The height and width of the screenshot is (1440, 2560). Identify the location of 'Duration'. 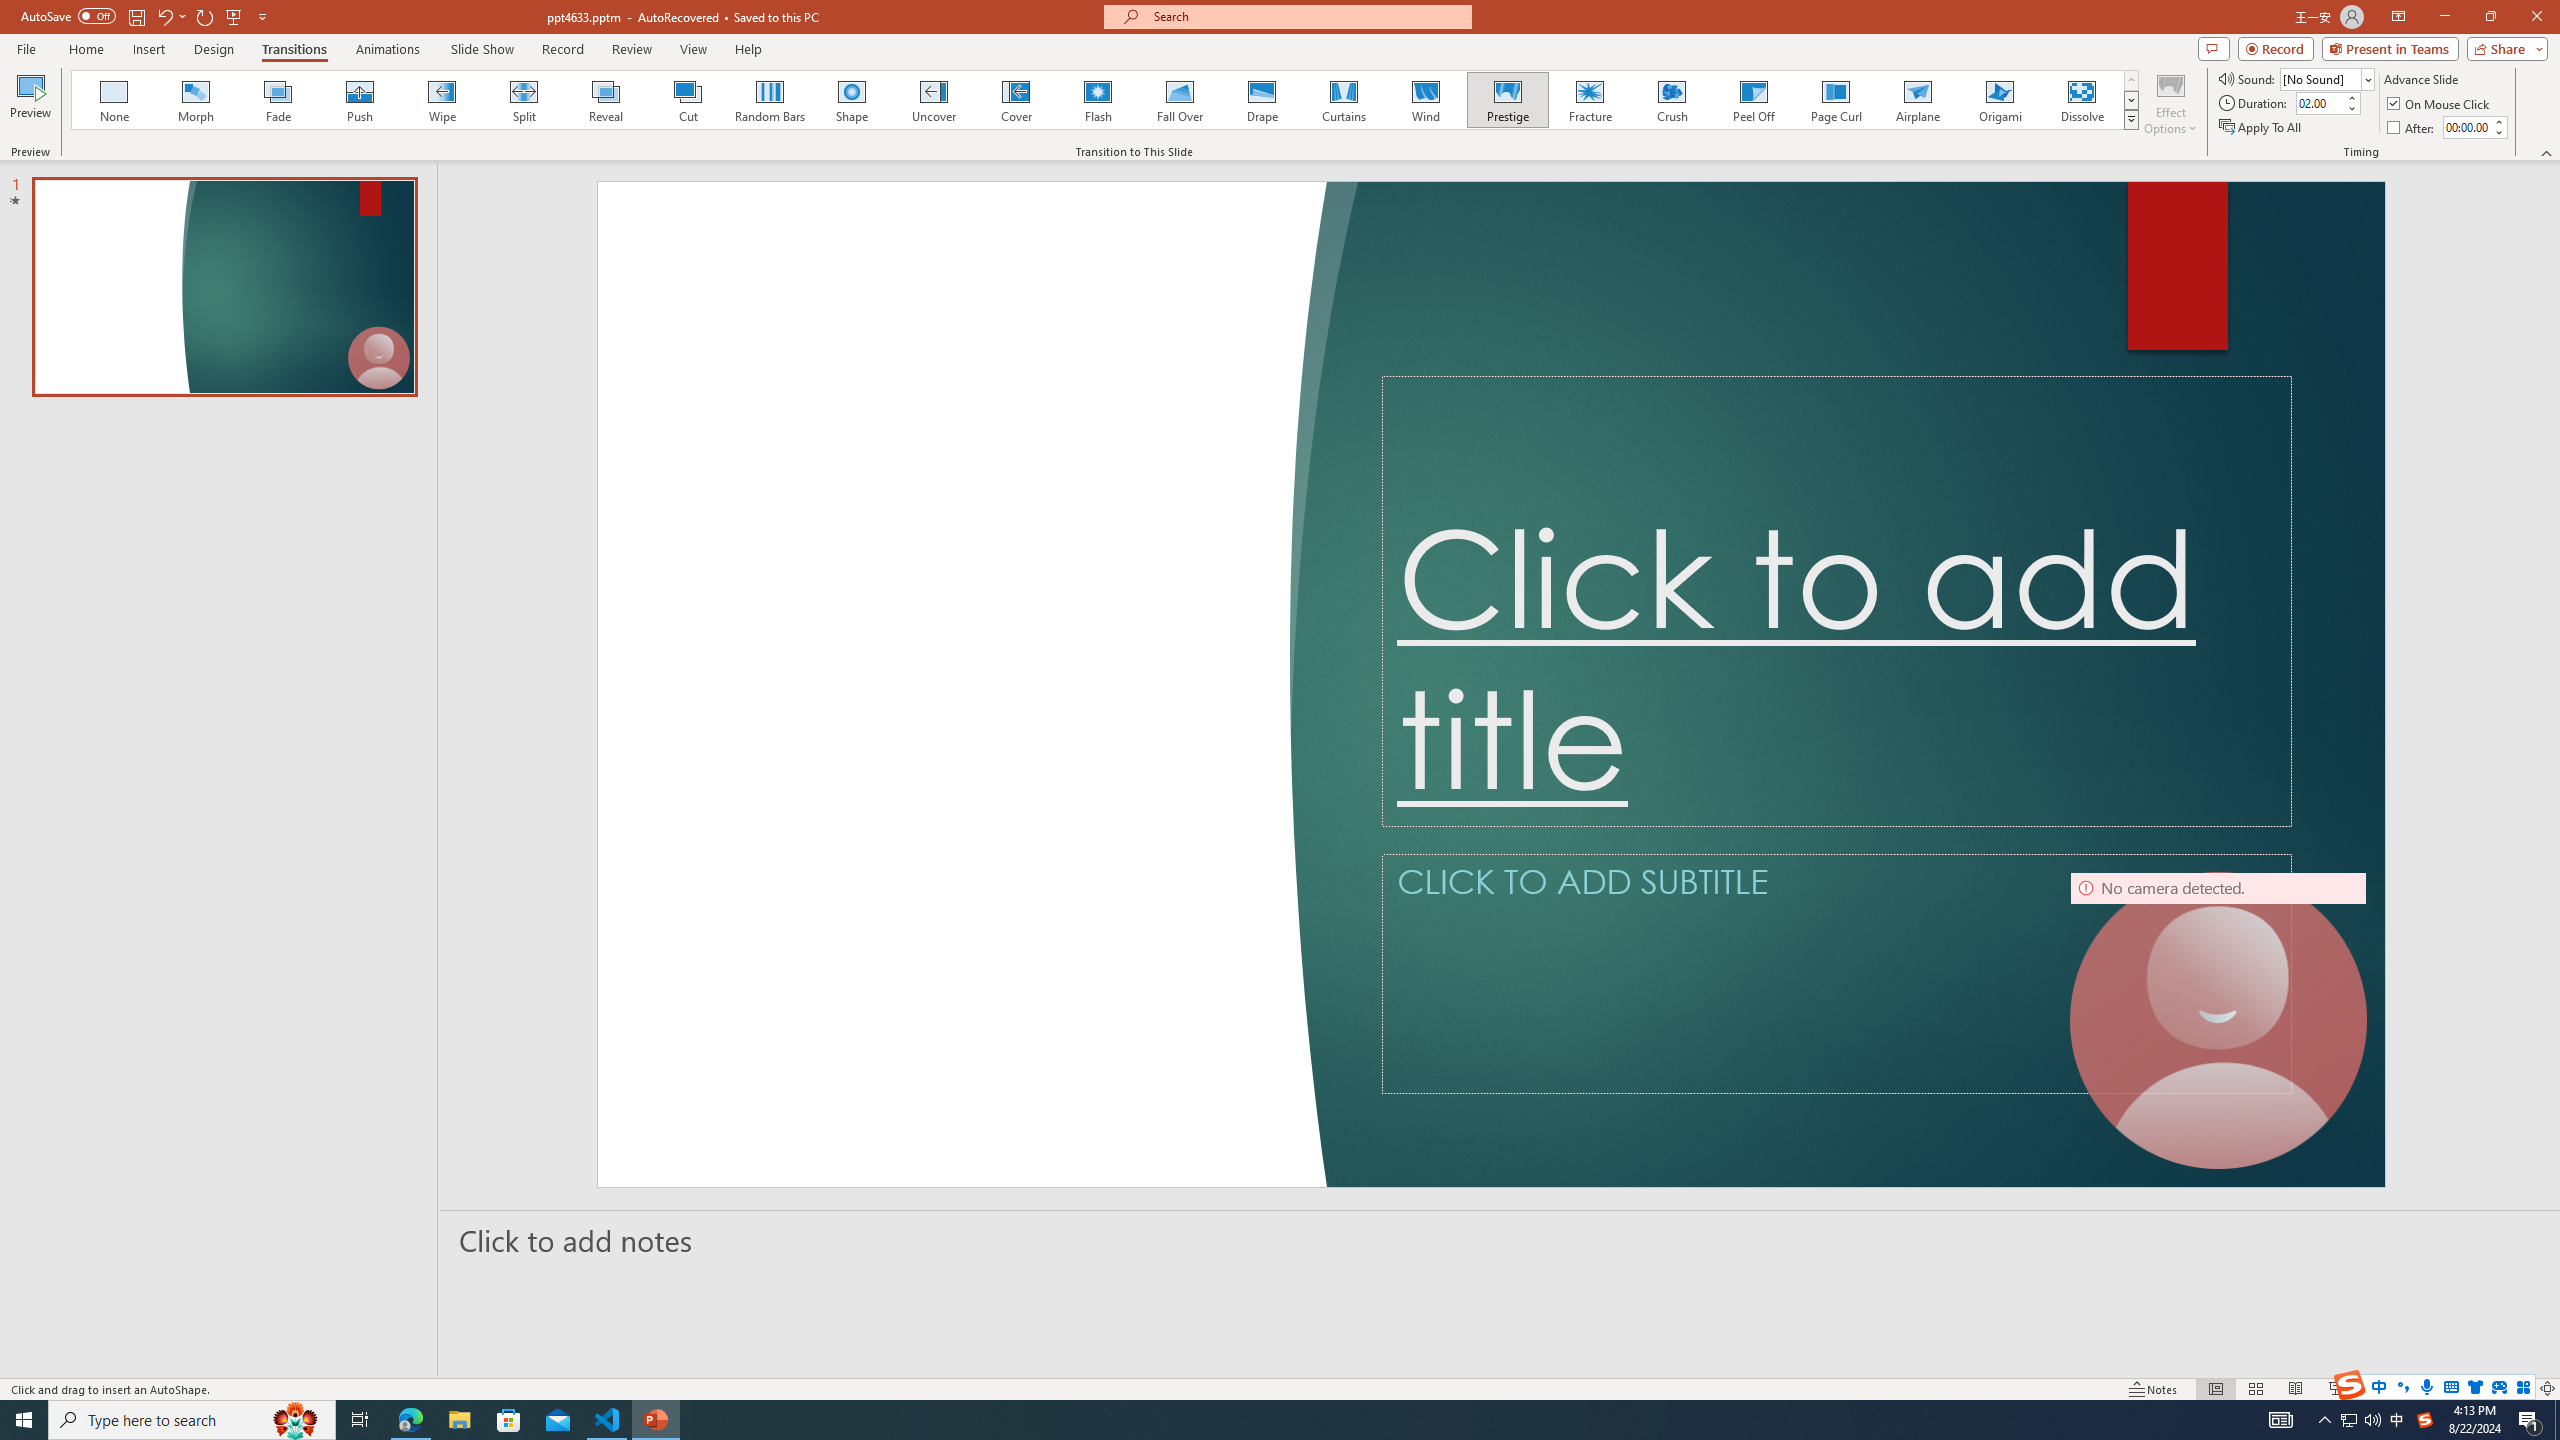
(2319, 102).